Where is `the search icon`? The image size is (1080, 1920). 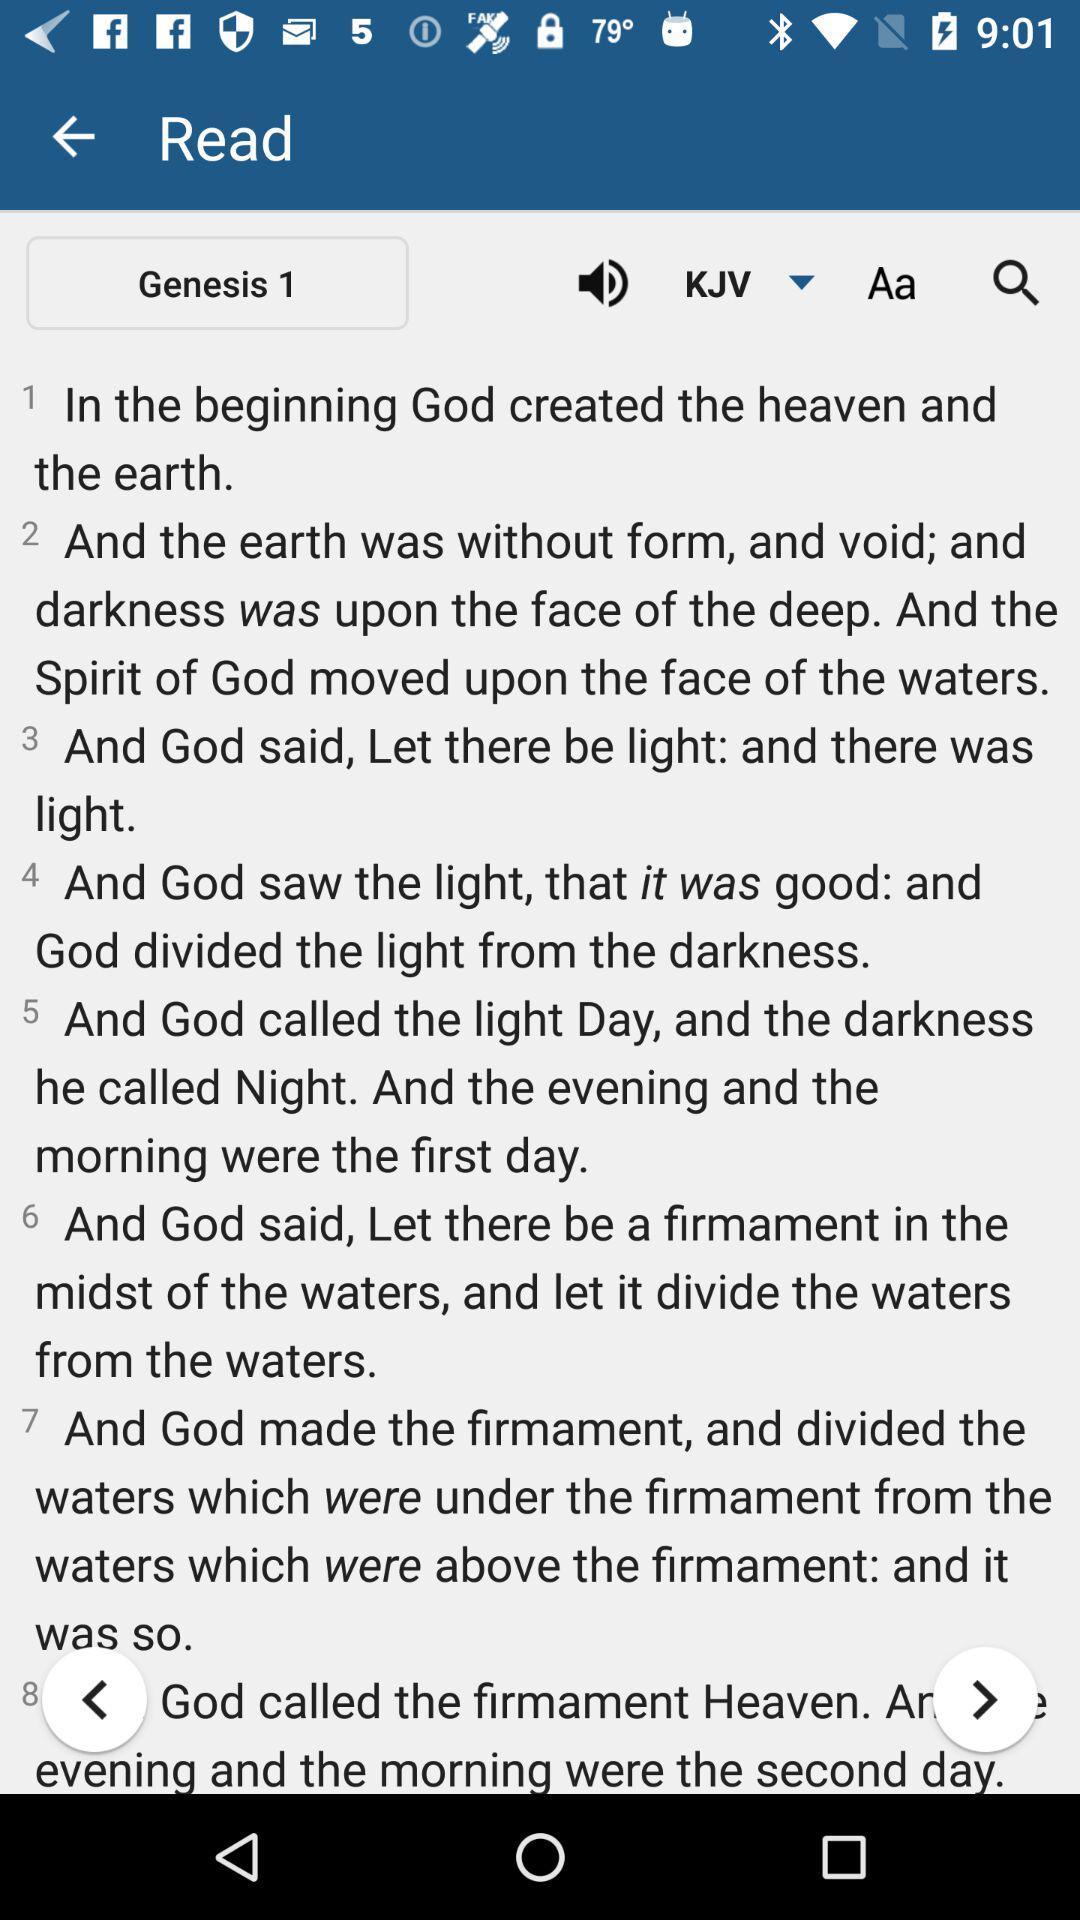
the search icon is located at coordinates (1017, 282).